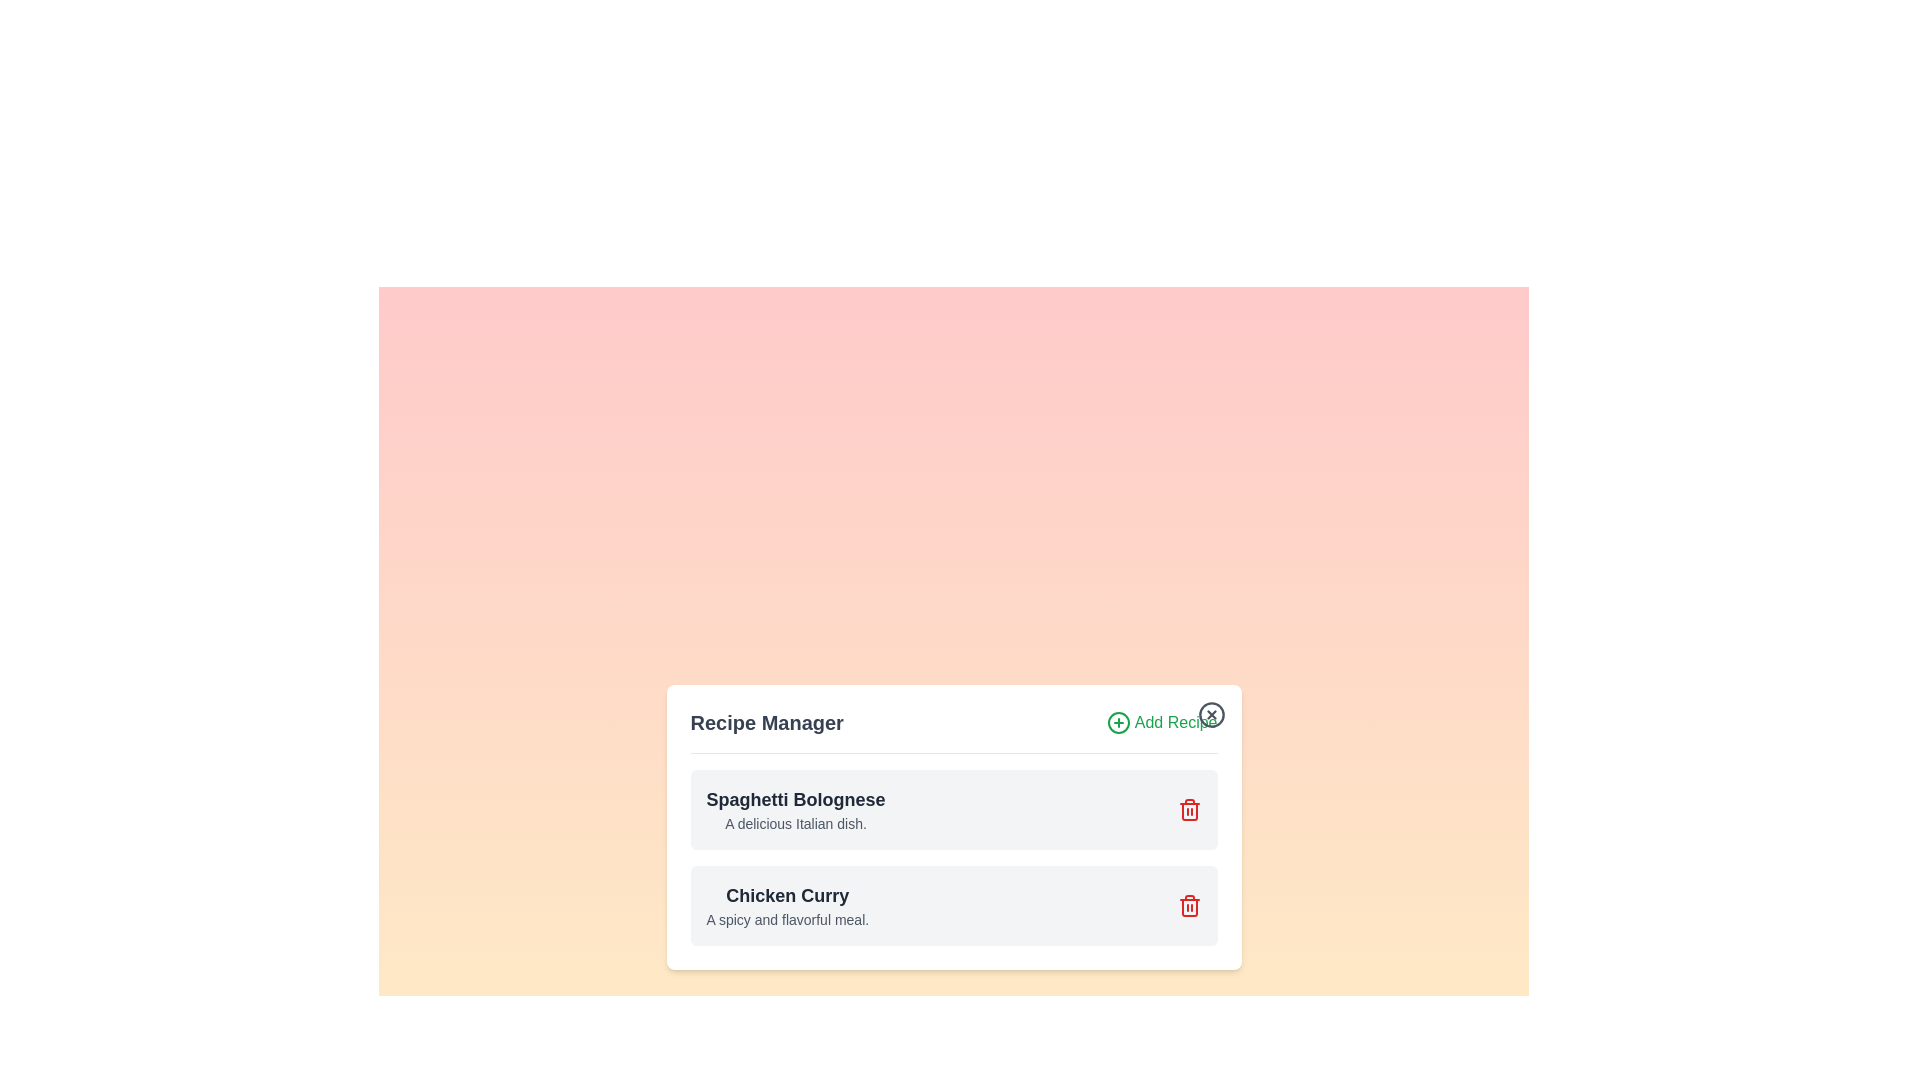 This screenshot has width=1920, height=1080. Describe the element at coordinates (795, 798) in the screenshot. I see `the bold text label displaying 'Spaghetti Bolognese' in dark gray, which is the title of the first item in the 'Recipe Manager' list` at that location.